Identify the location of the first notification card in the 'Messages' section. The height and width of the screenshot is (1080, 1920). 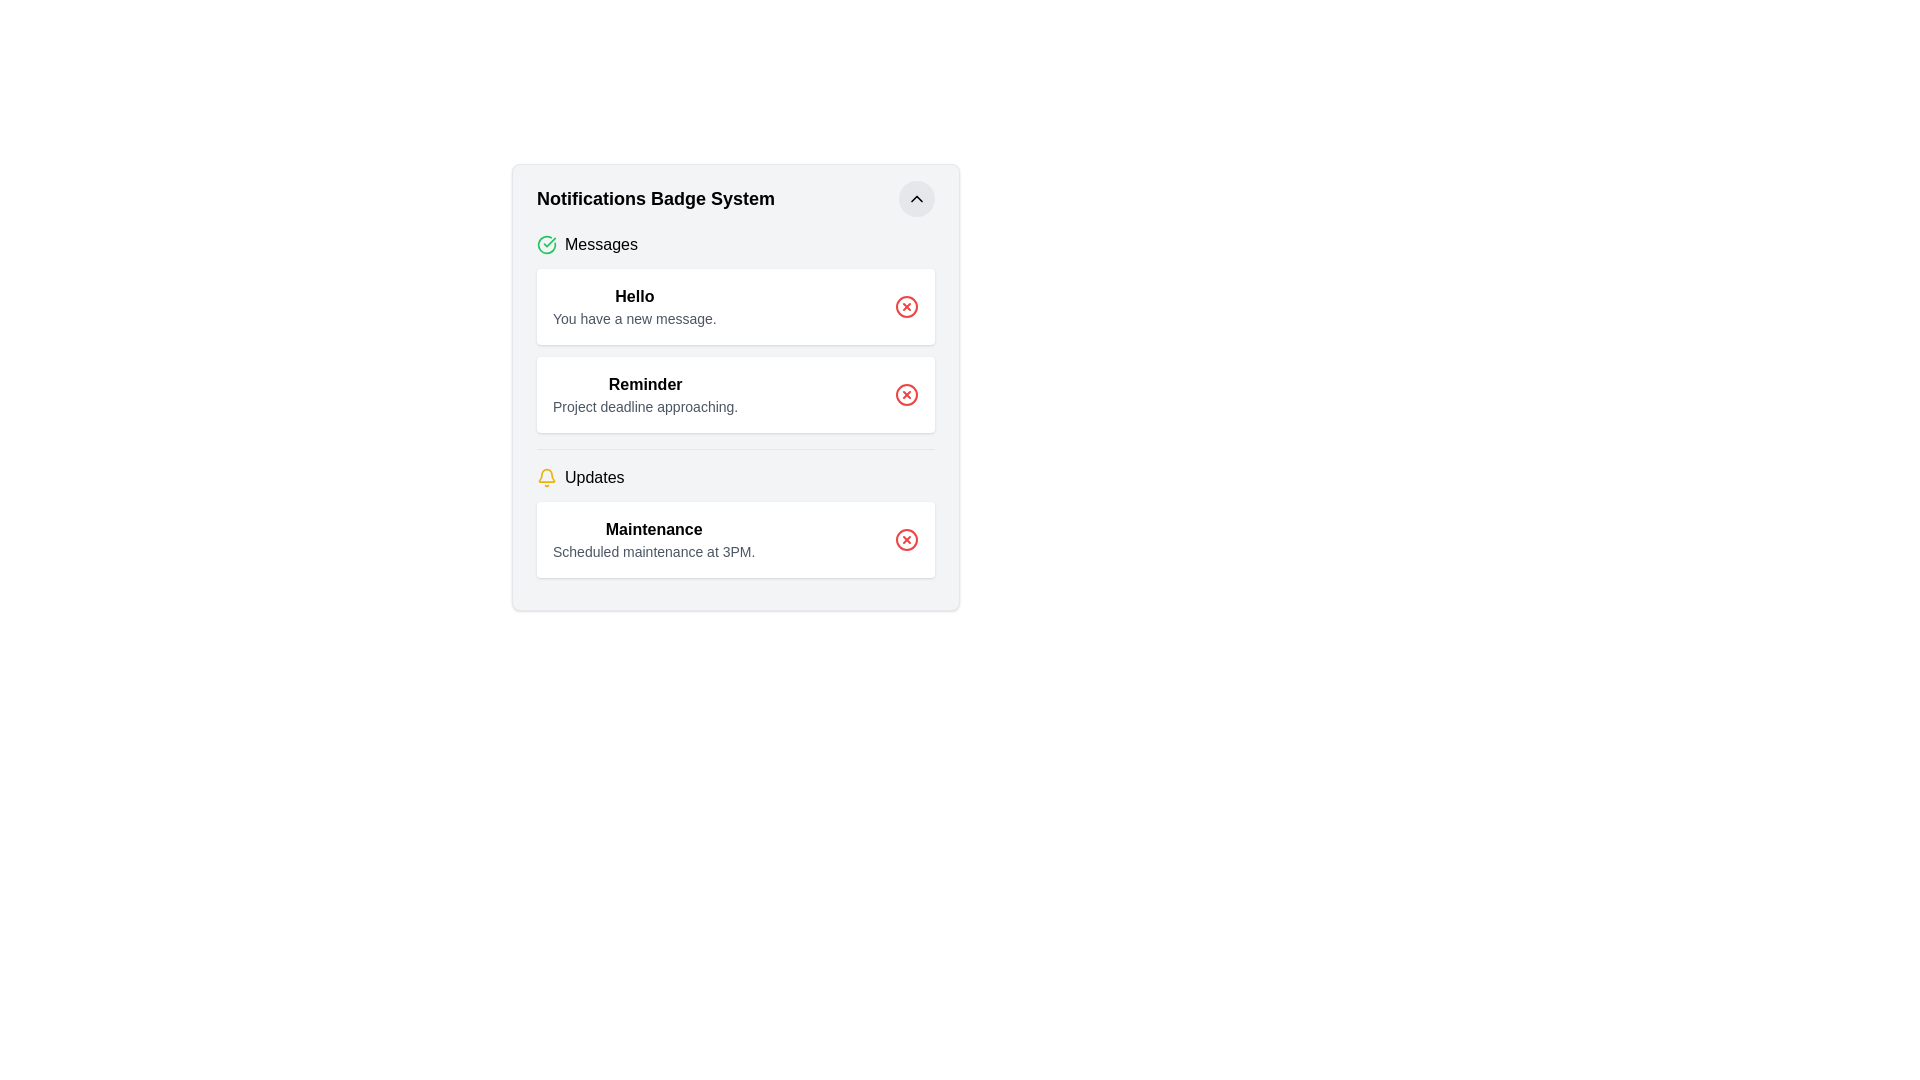
(734, 307).